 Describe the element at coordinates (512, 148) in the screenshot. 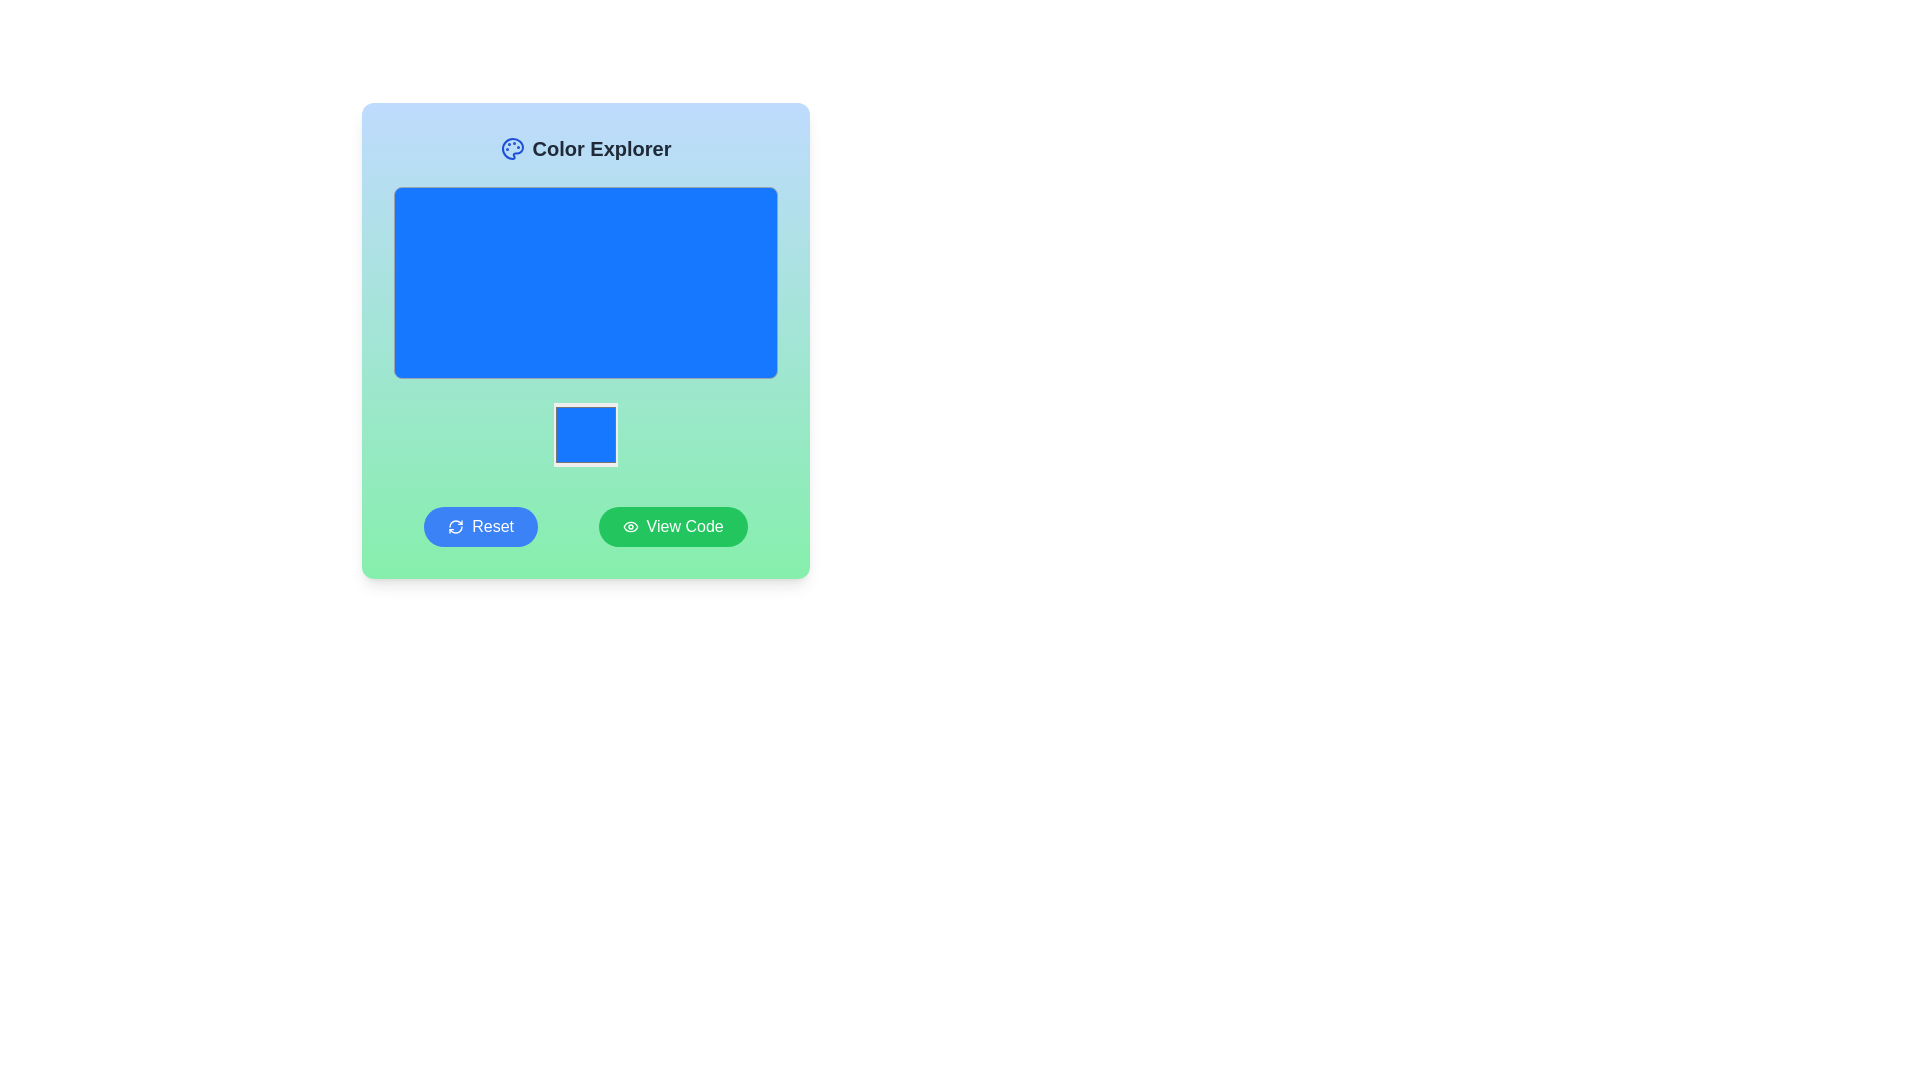

I see `the 'Color Explorer' icon located to the immediate left of the 'Color Explorer' text label, enhancing user interaction with the feature` at that location.